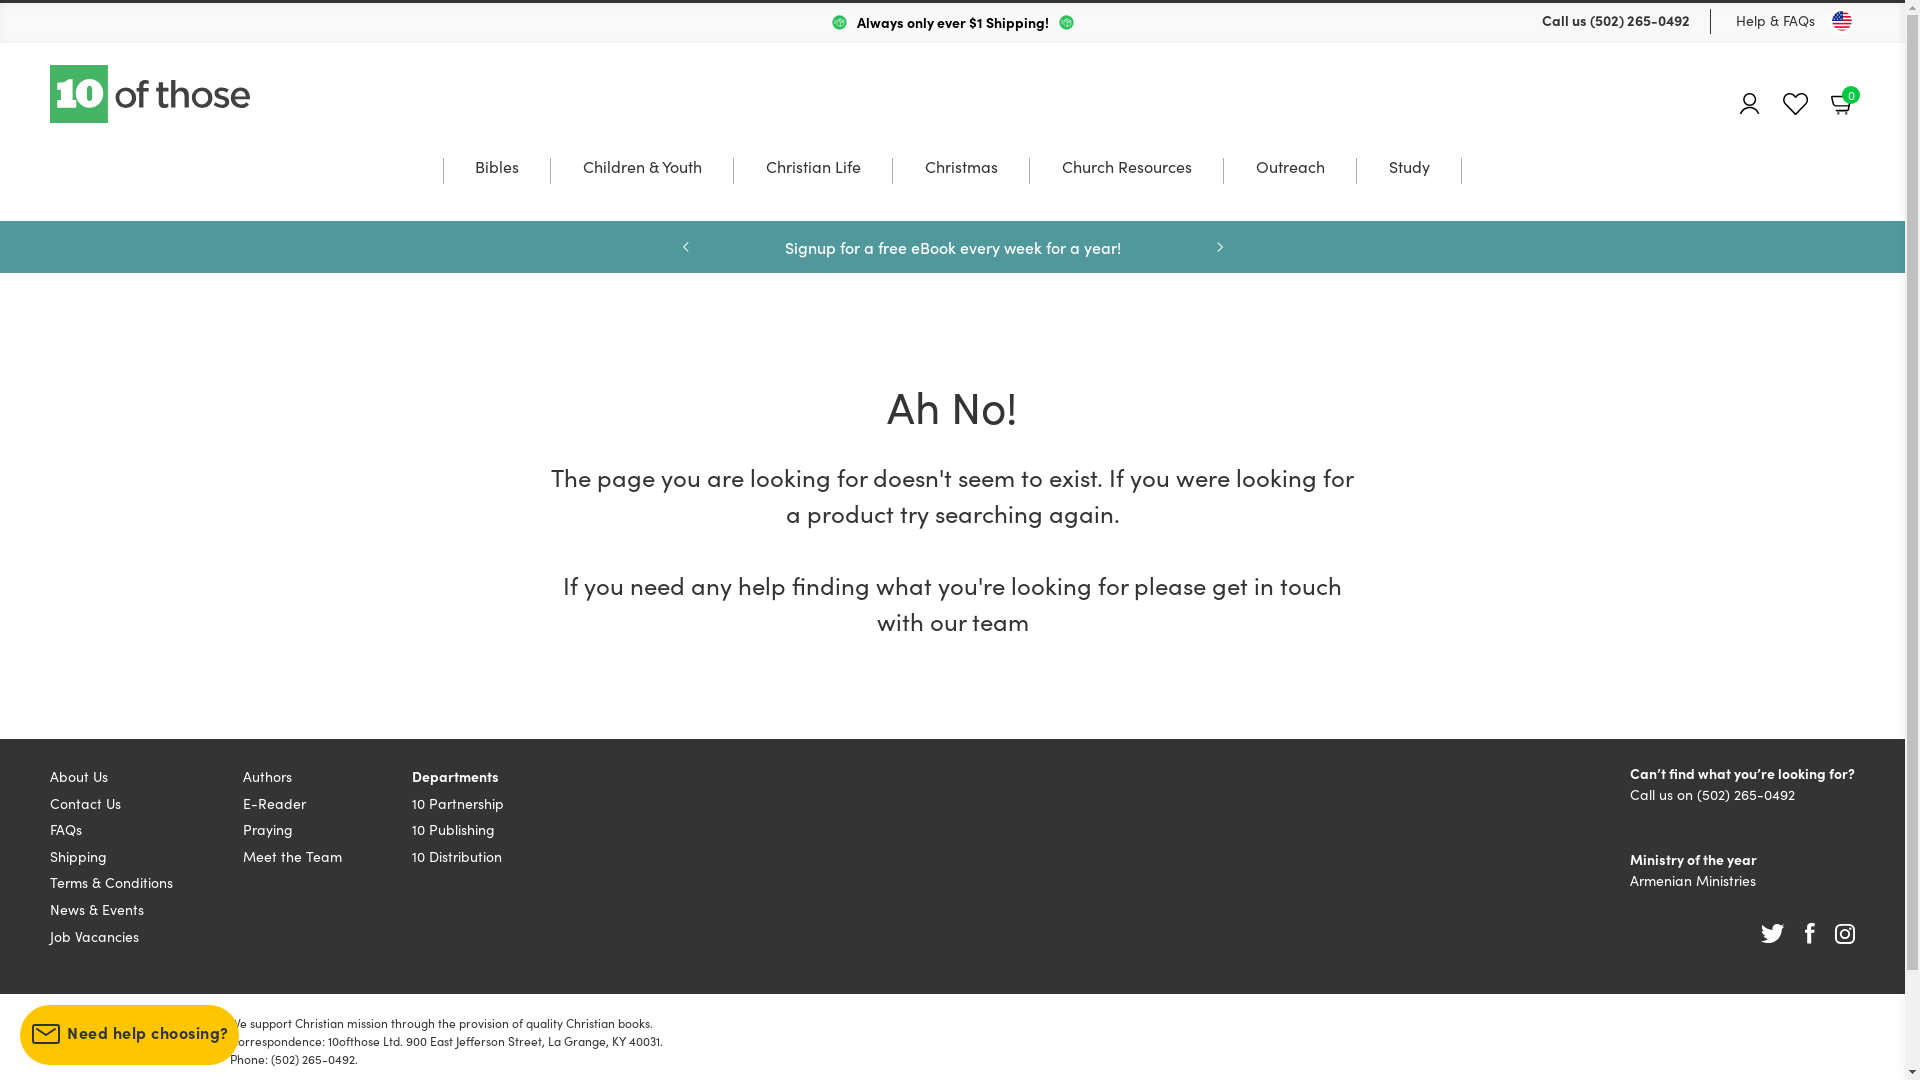 The height and width of the screenshot is (1080, 1920). What do you see at coordinates (1408, 185) in the screenshot?
I see `'Study'` at bounding box center [1408, 185].